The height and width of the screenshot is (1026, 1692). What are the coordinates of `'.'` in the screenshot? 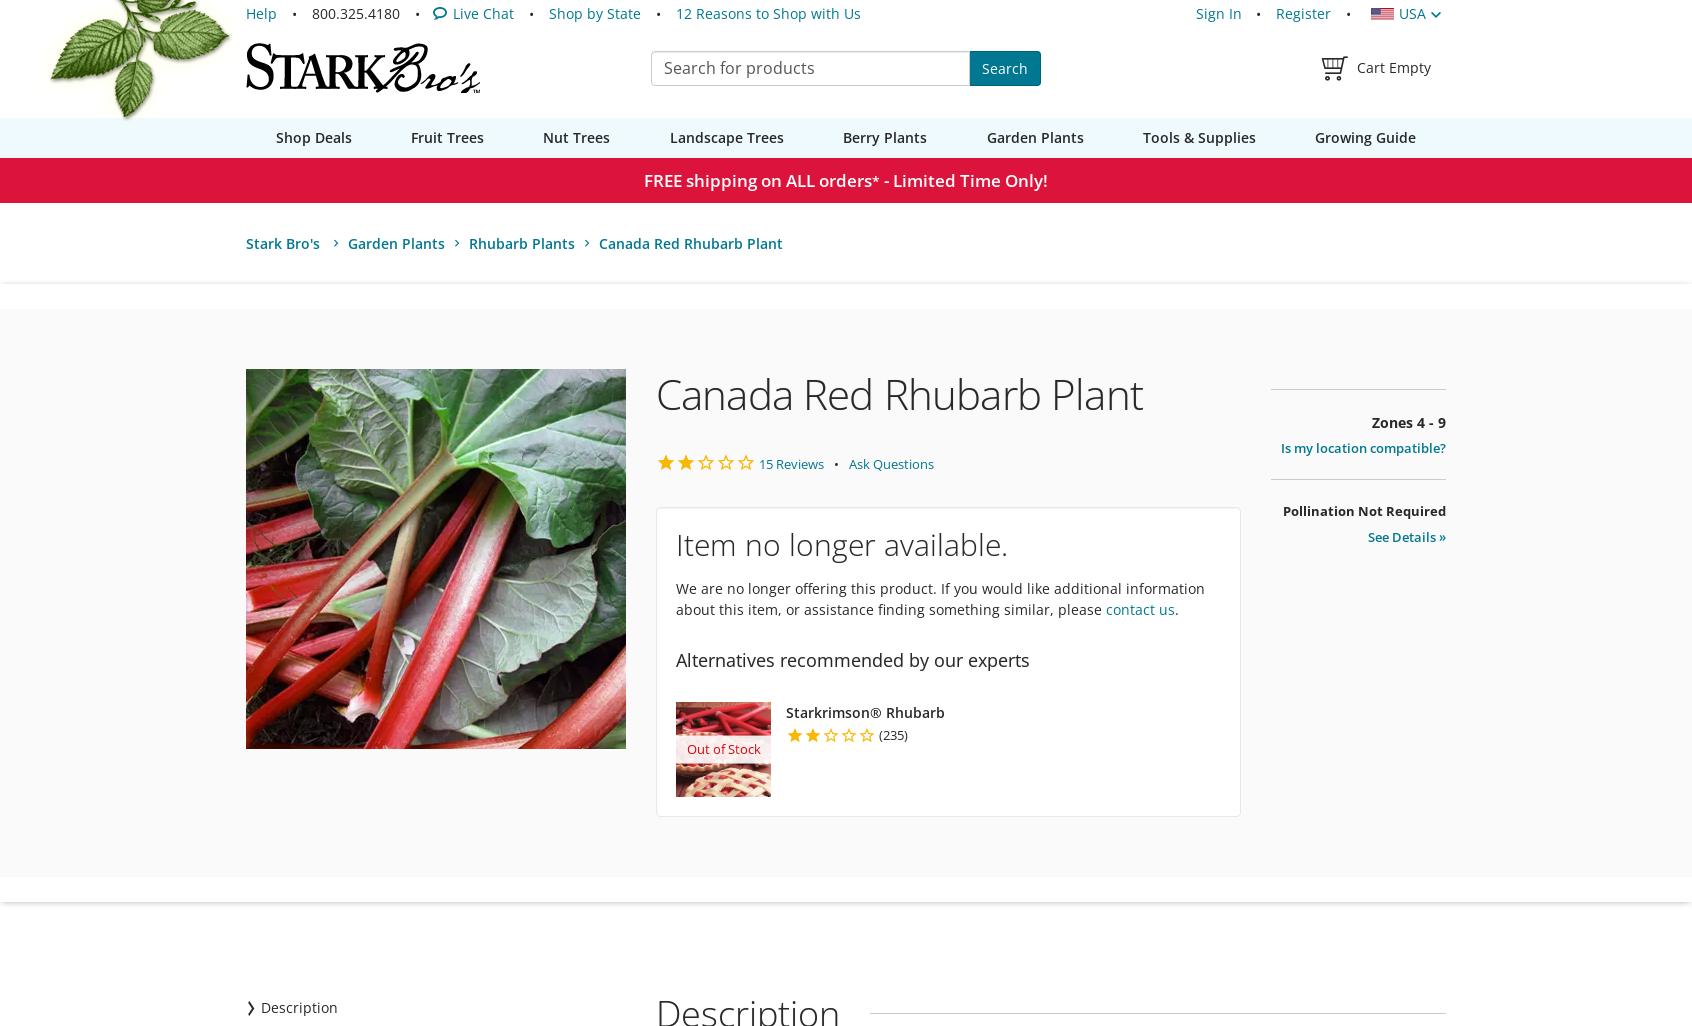 It's located at (1175, 608).